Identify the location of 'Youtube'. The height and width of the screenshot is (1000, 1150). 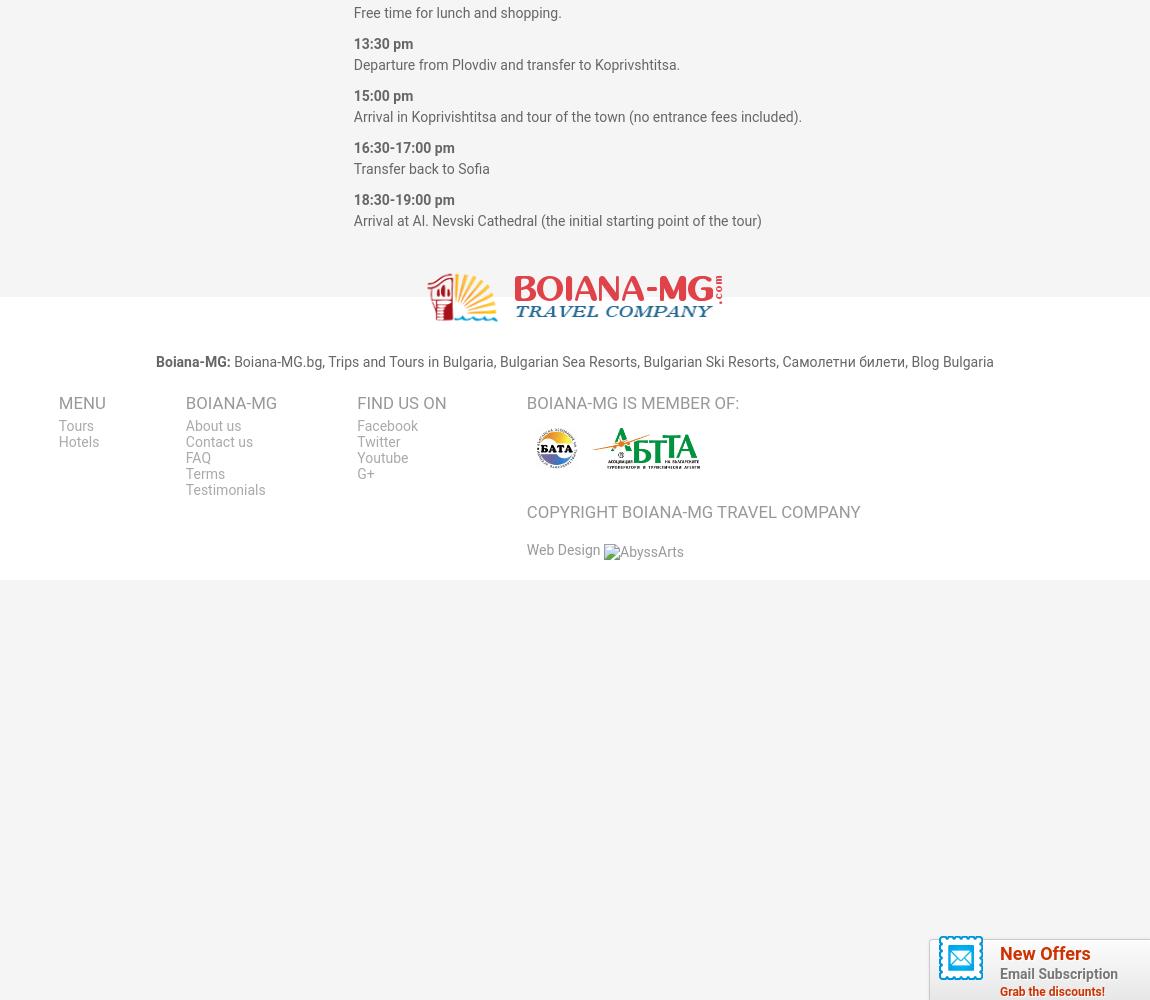
(382, 457).